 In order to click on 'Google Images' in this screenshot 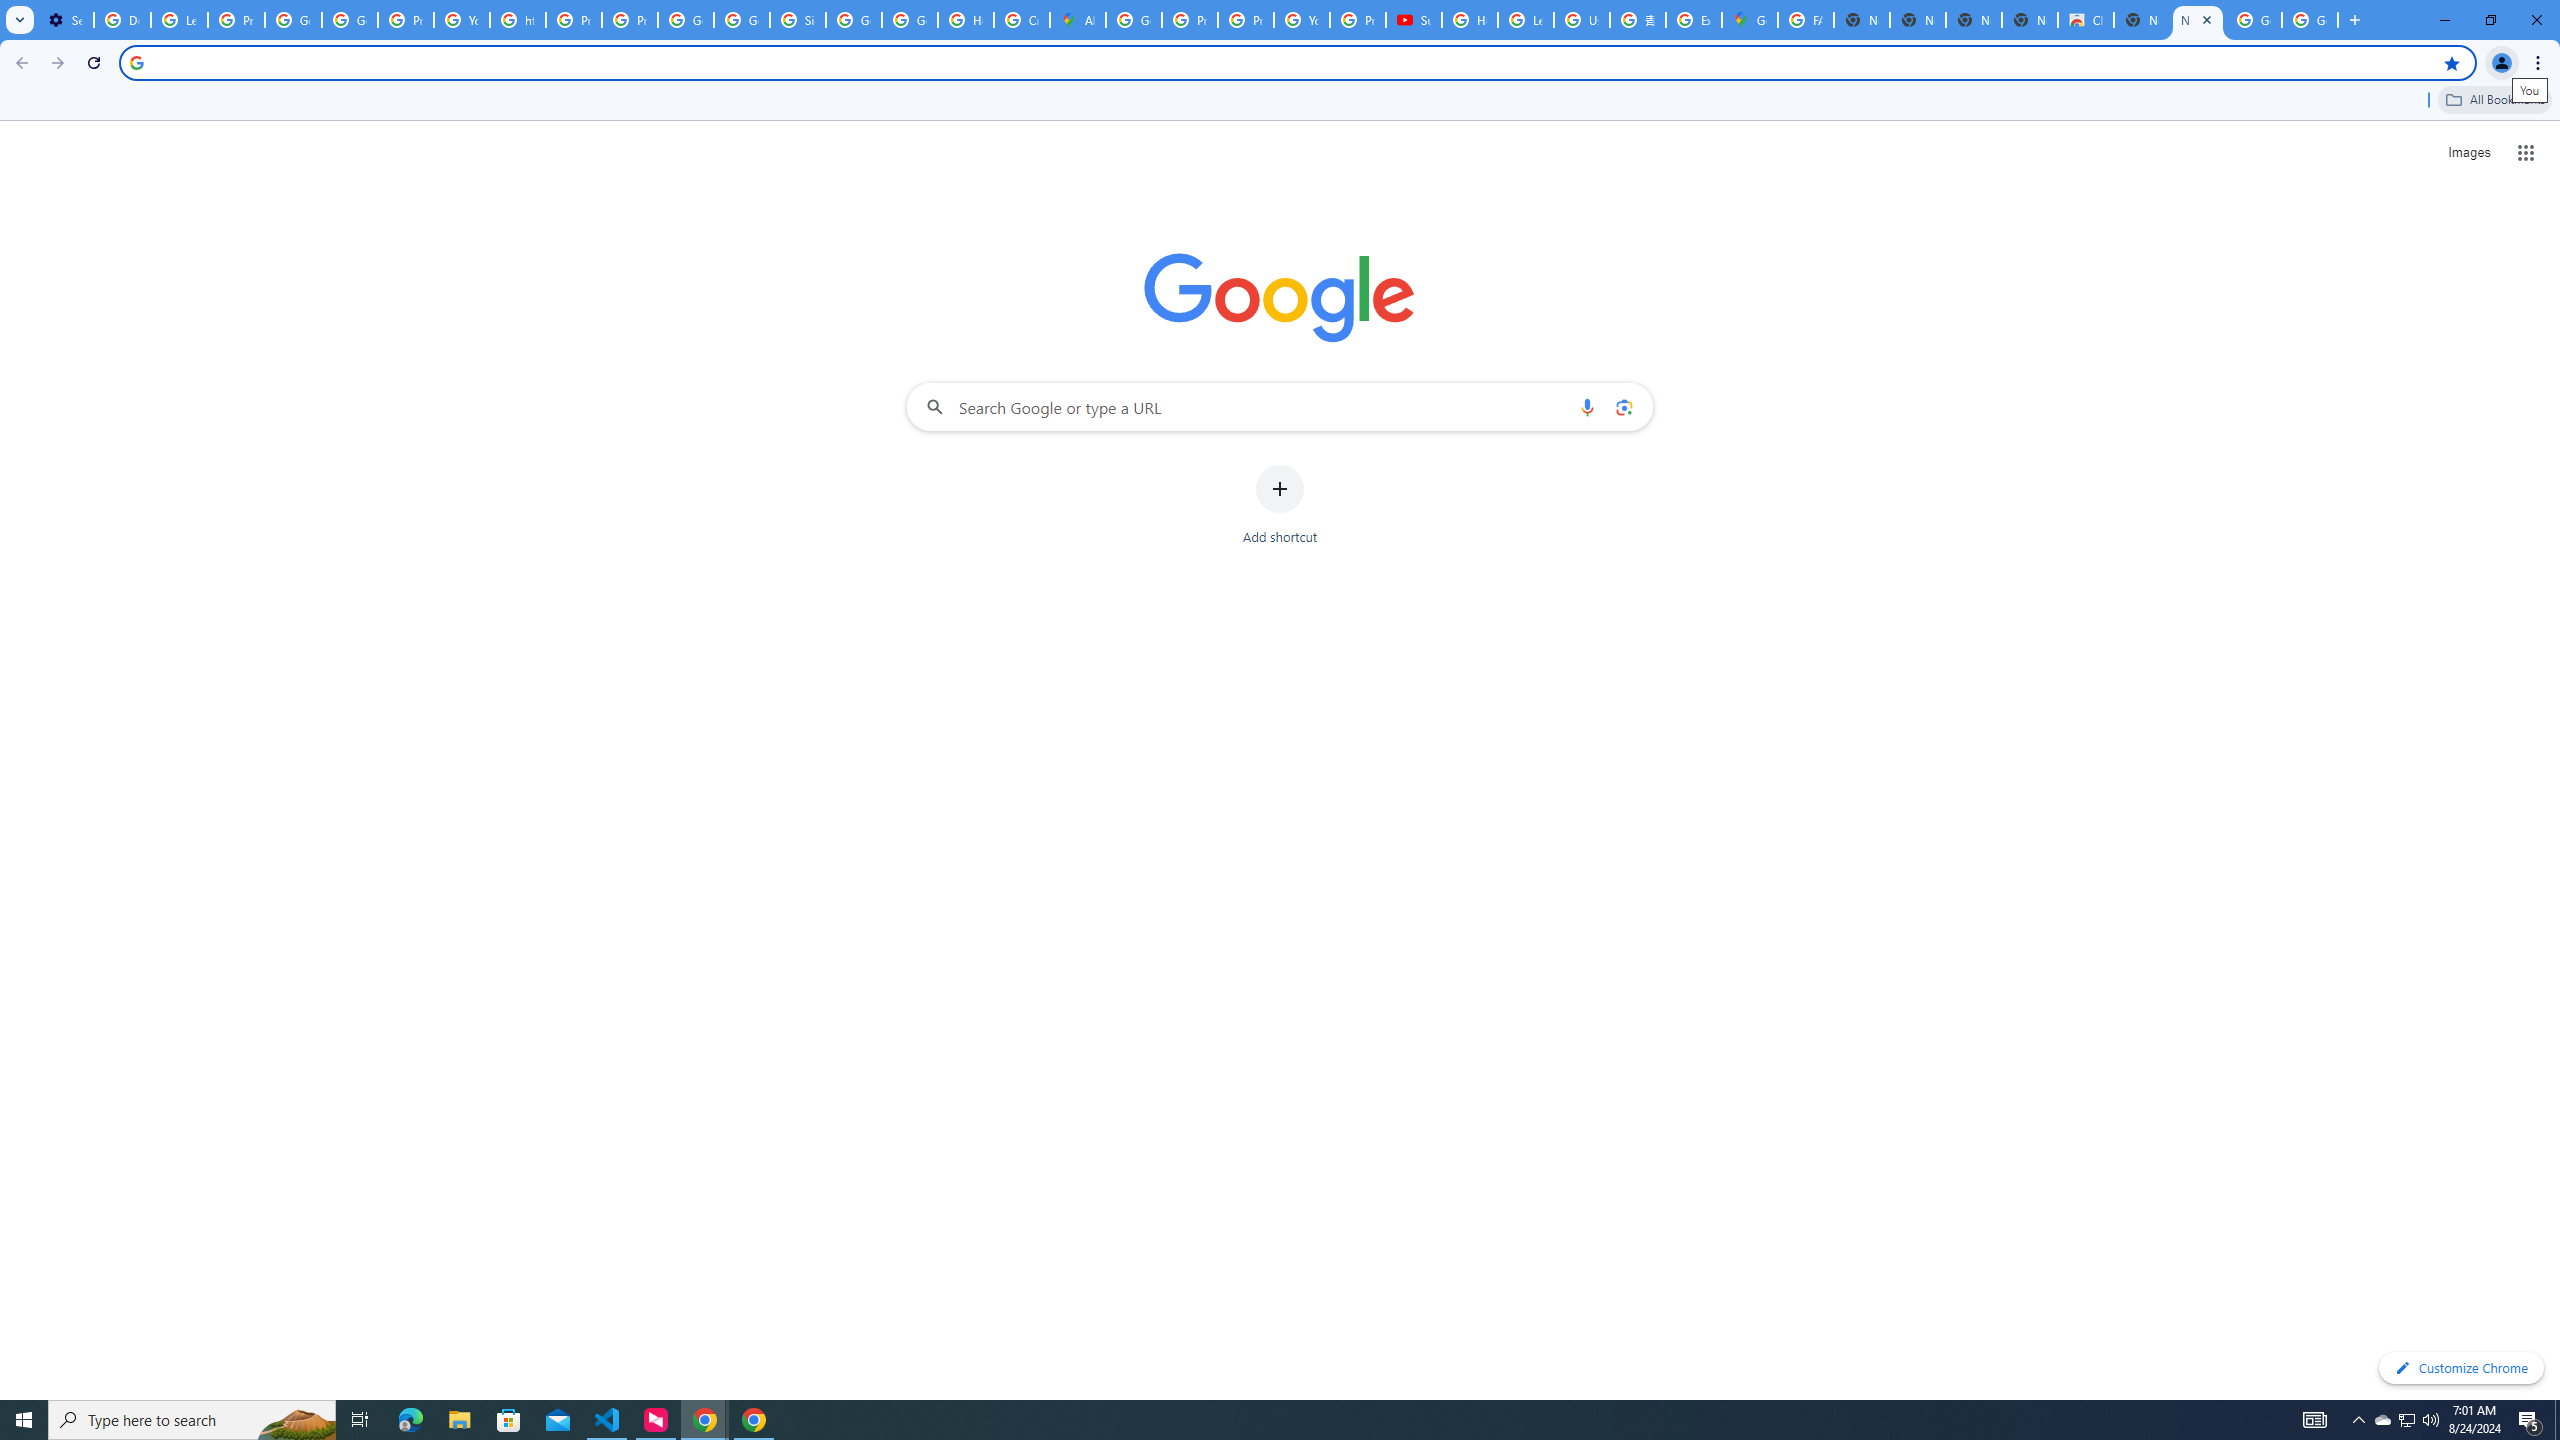, I will do `click(2310, 19)`.